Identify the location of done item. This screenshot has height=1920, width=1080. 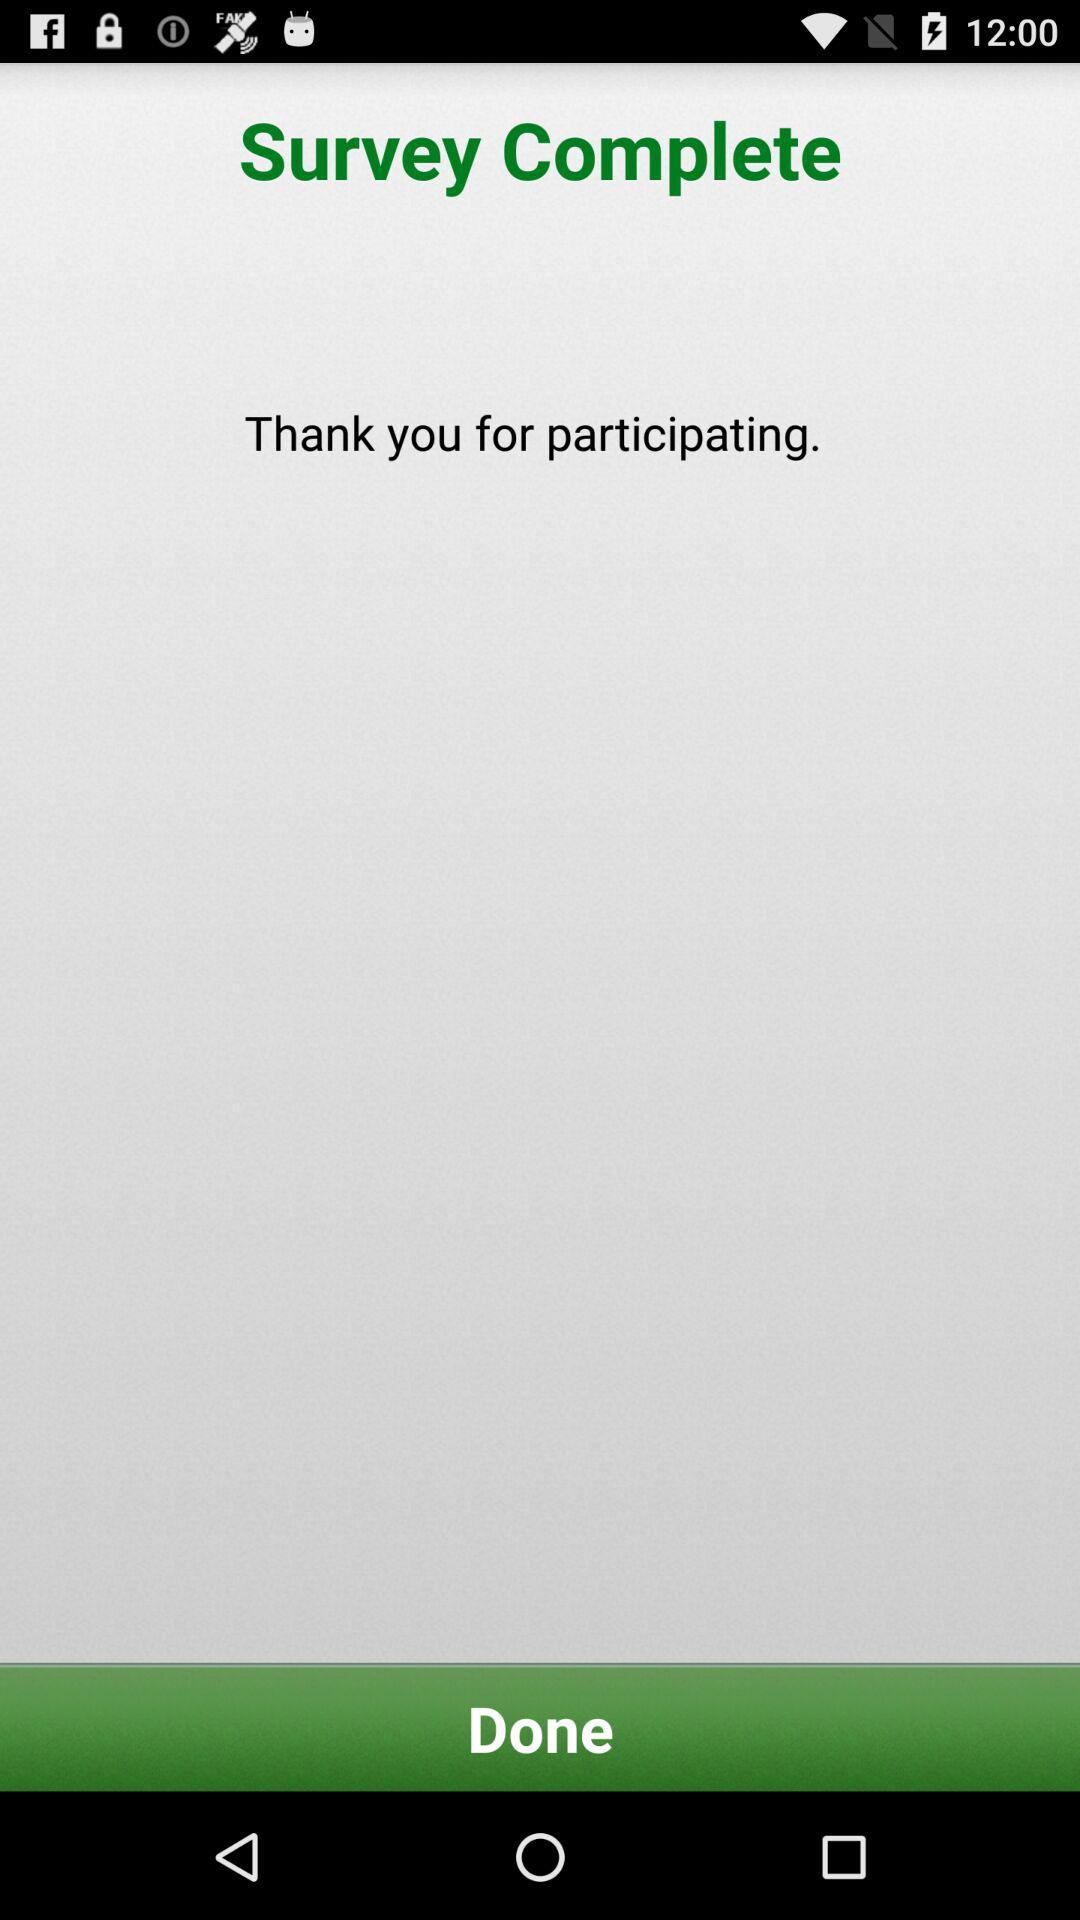
(540, 1727).